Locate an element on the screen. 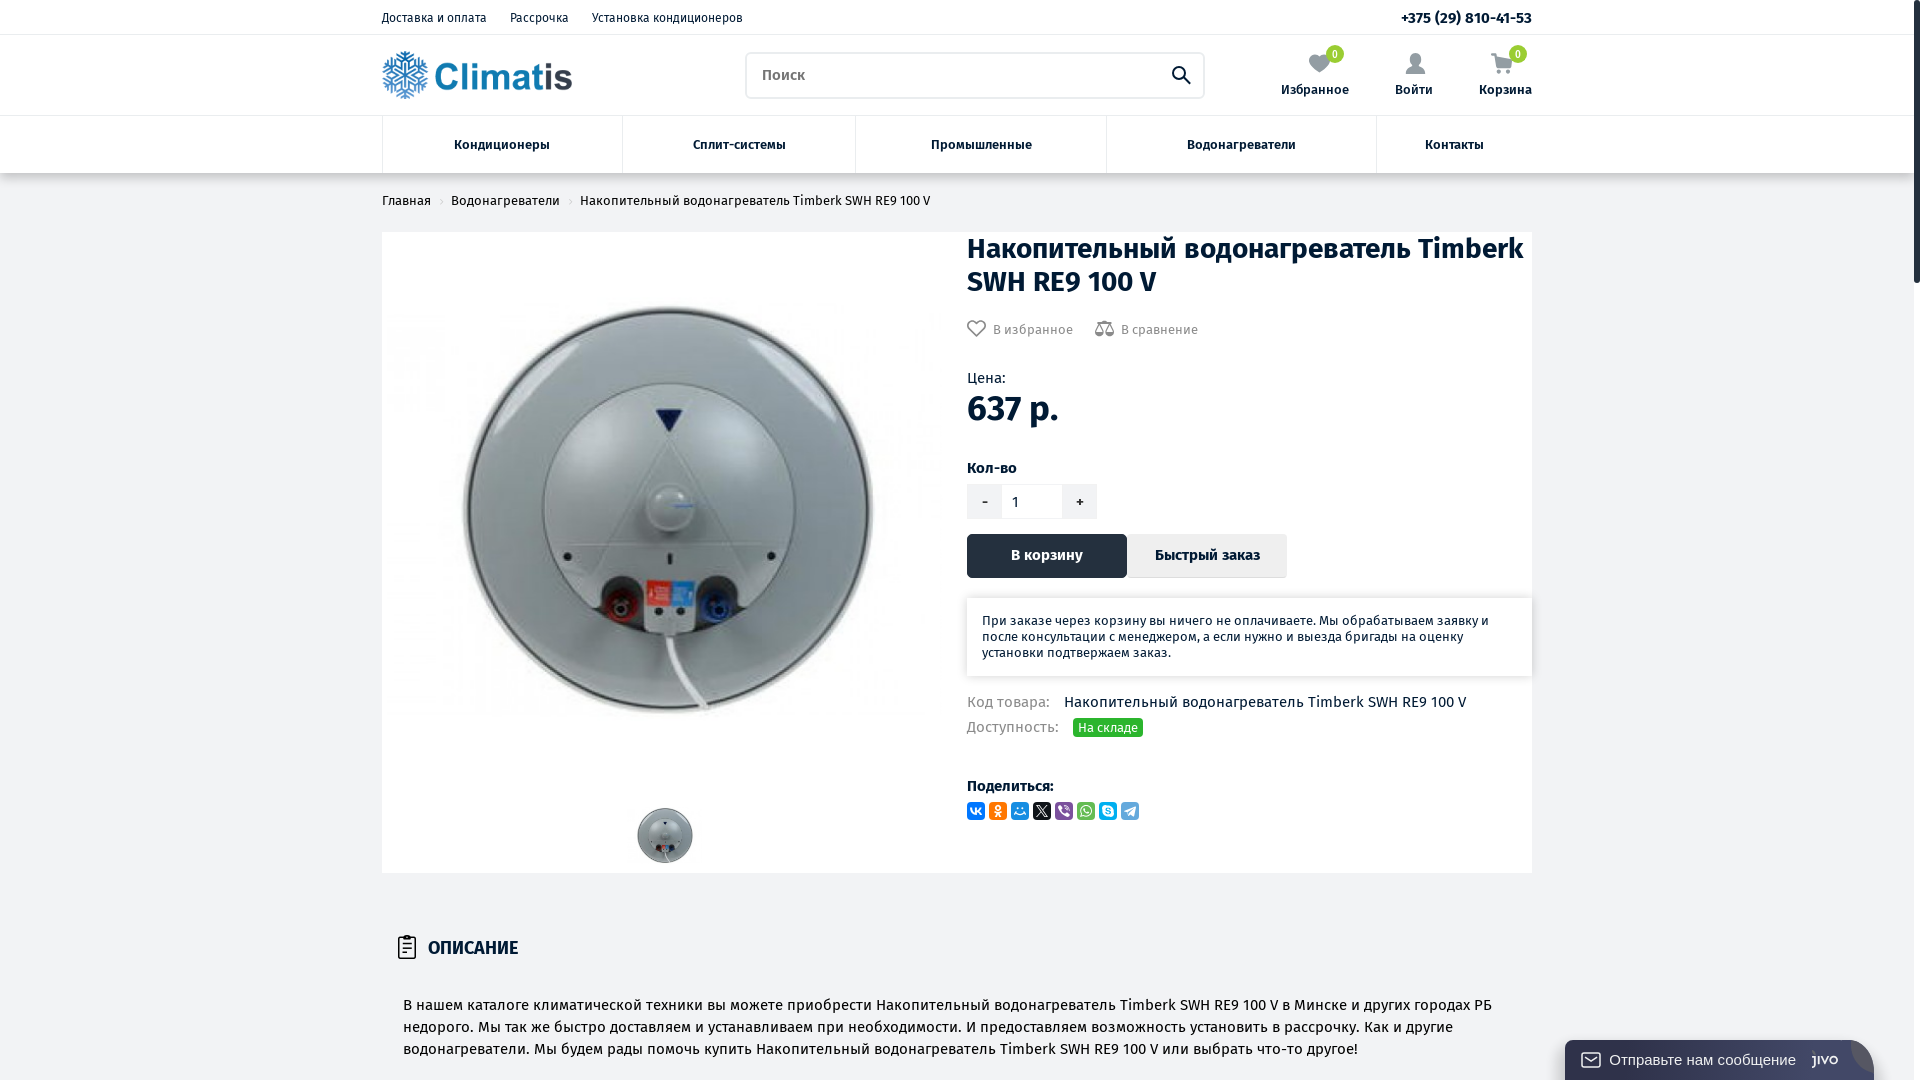 This screenshot has width=1920, height=1080. 'WhatsApp' is located at coordinates (1084, 810).